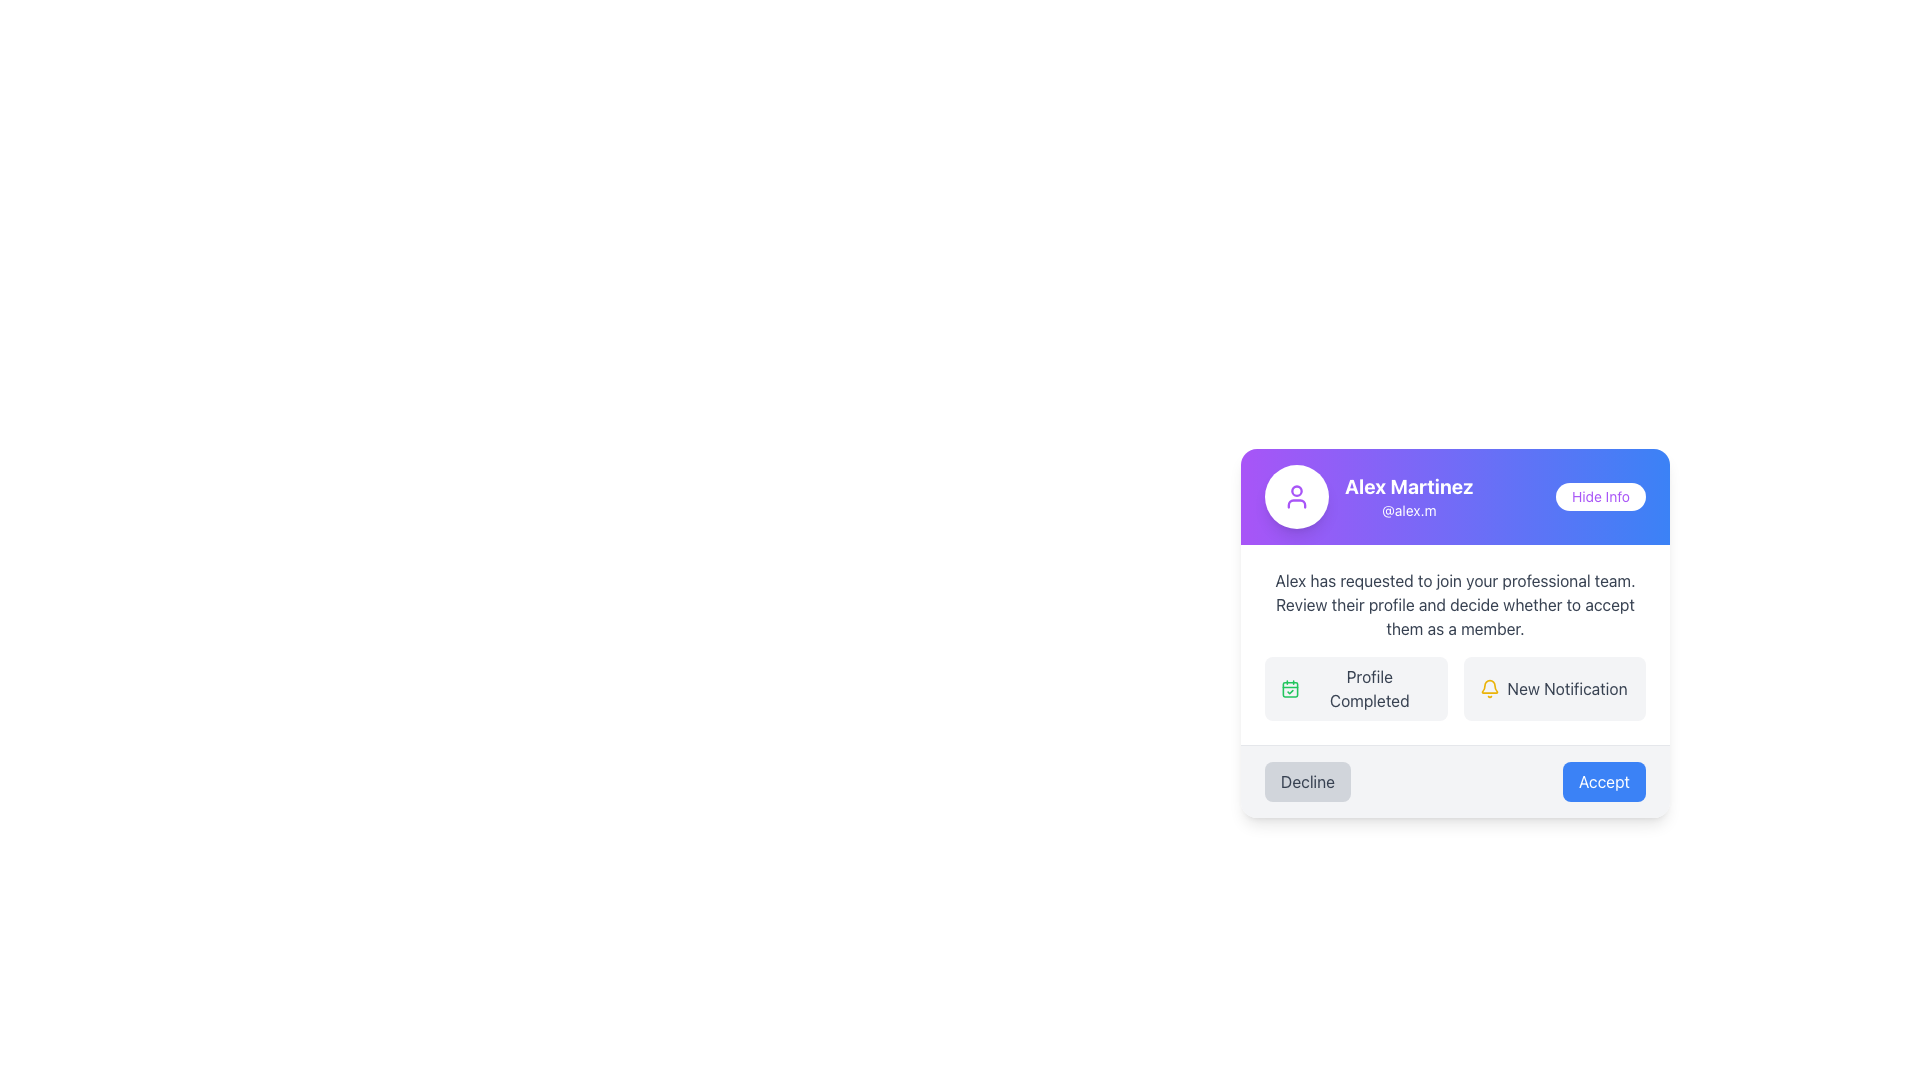 The height and width of the screenshot is (1080, 1920). Describe the element at coordinates (1296, 496) in the screenshot. I see `the user profile Icon Button located to the left of the text 'Alex Martinez' and '@alex.m', which is visually distinct as a white button with purple accents` at that location.